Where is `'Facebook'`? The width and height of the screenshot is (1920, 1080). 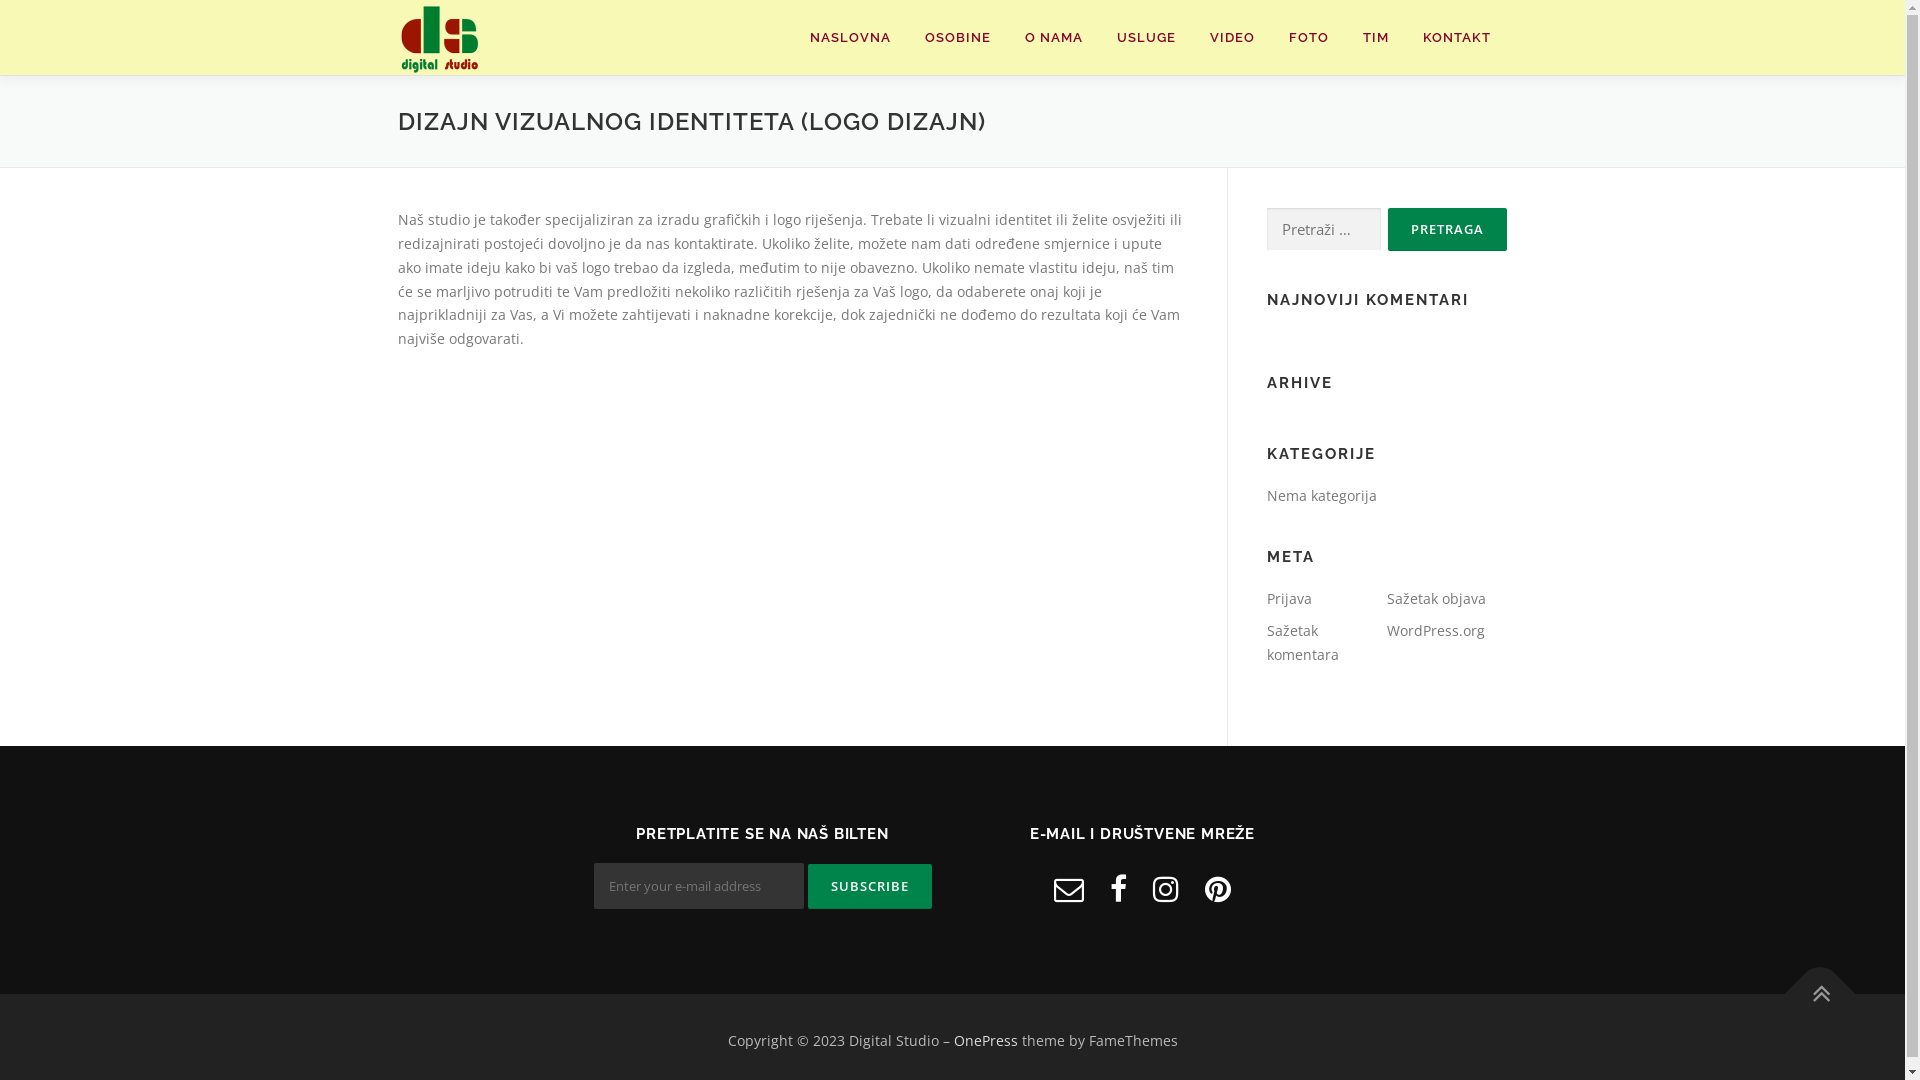 'Facebook' is located at coordinates (1117, 887).